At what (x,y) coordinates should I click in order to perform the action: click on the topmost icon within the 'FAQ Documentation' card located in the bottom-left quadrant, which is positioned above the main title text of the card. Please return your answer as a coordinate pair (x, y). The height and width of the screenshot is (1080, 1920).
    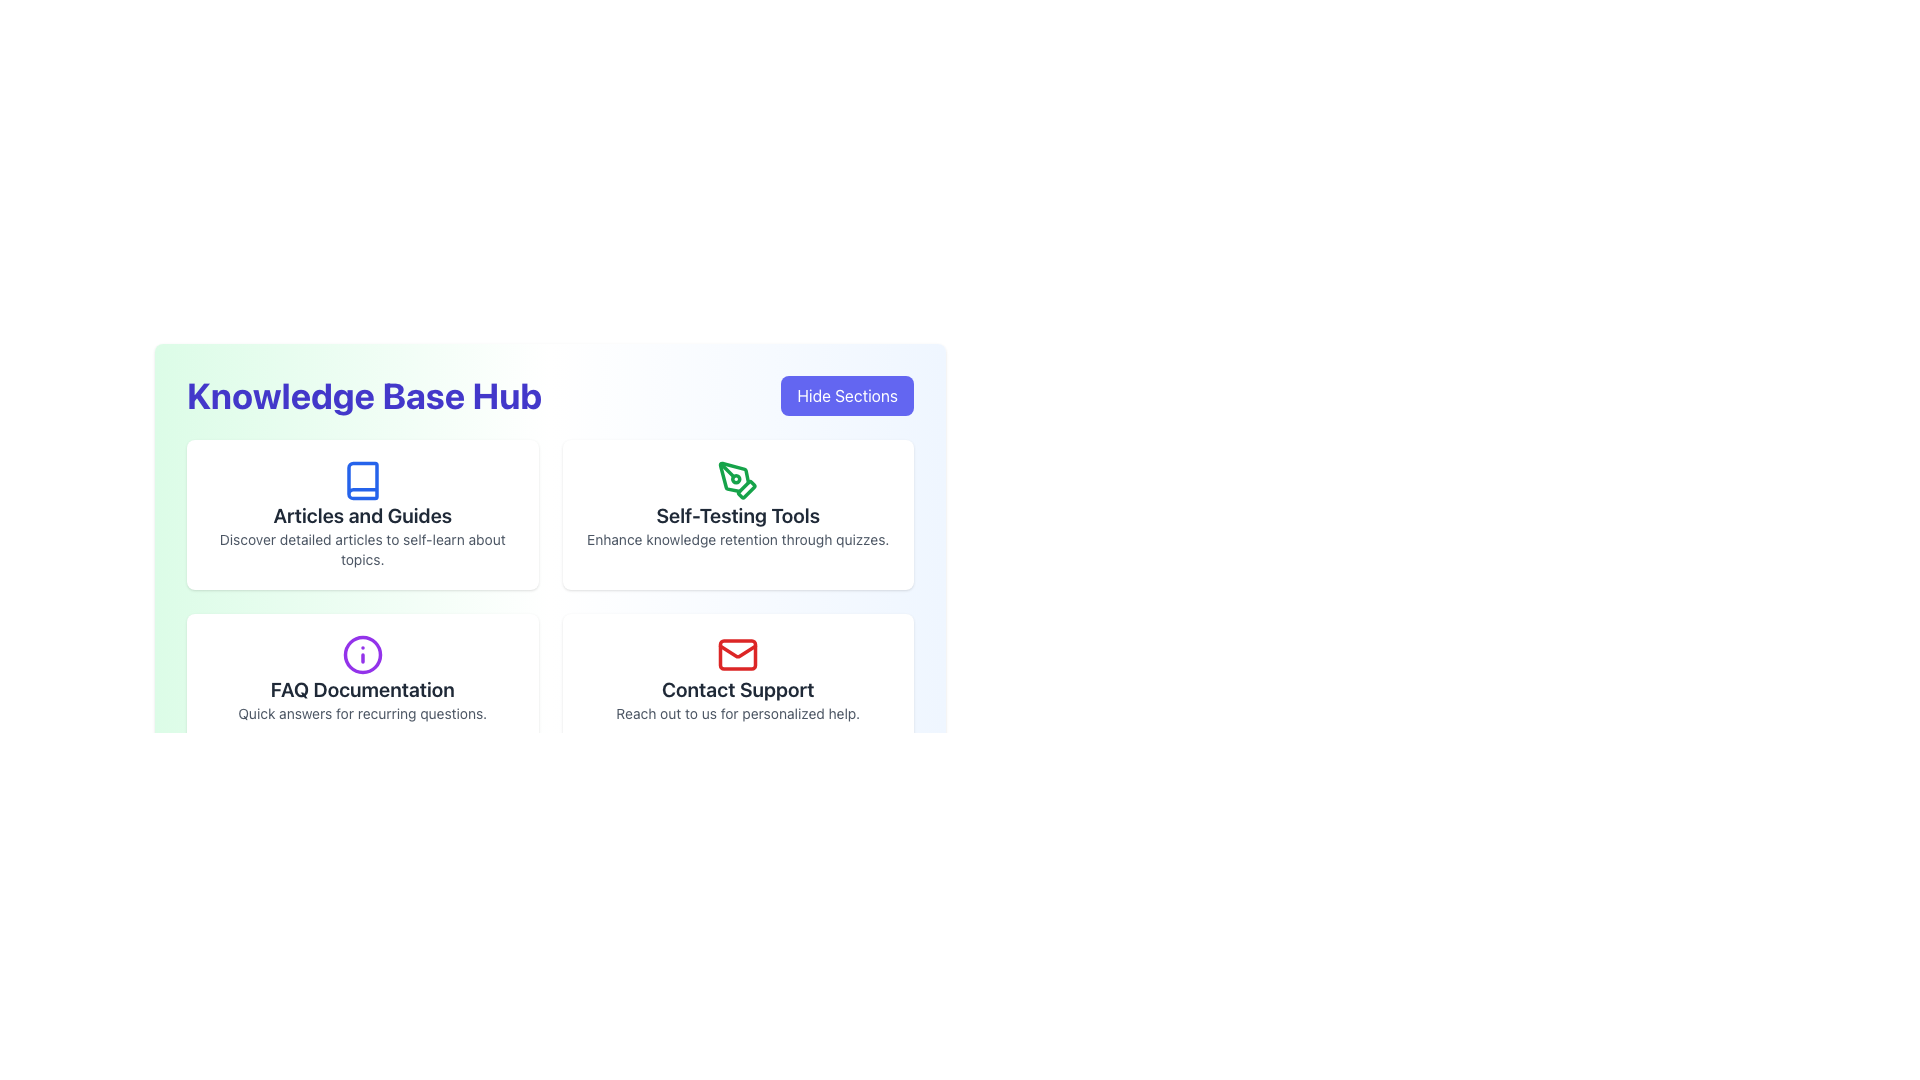
    Looking at the image, I should click on (362, 655).